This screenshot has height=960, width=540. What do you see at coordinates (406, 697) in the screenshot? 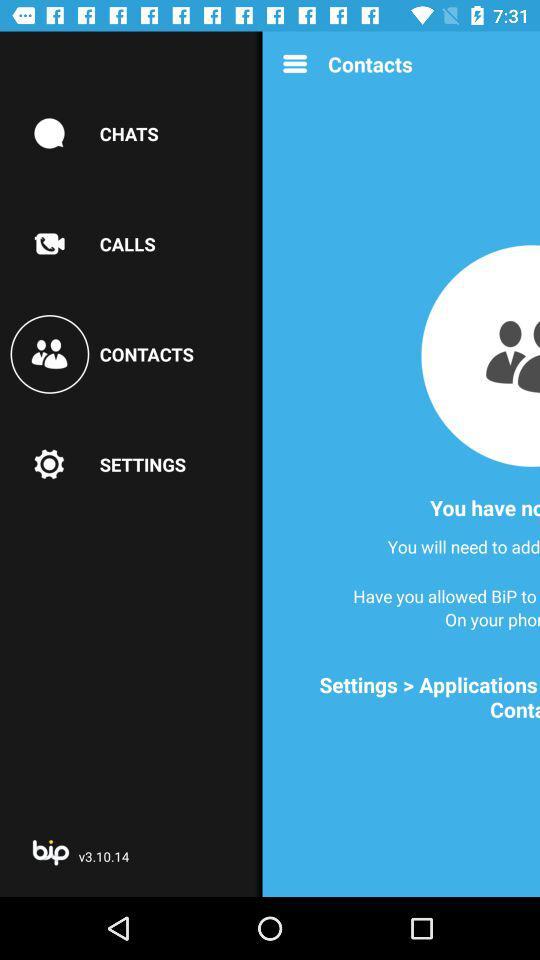
I see `settings applications bip item` at bounding box center [406, 697].